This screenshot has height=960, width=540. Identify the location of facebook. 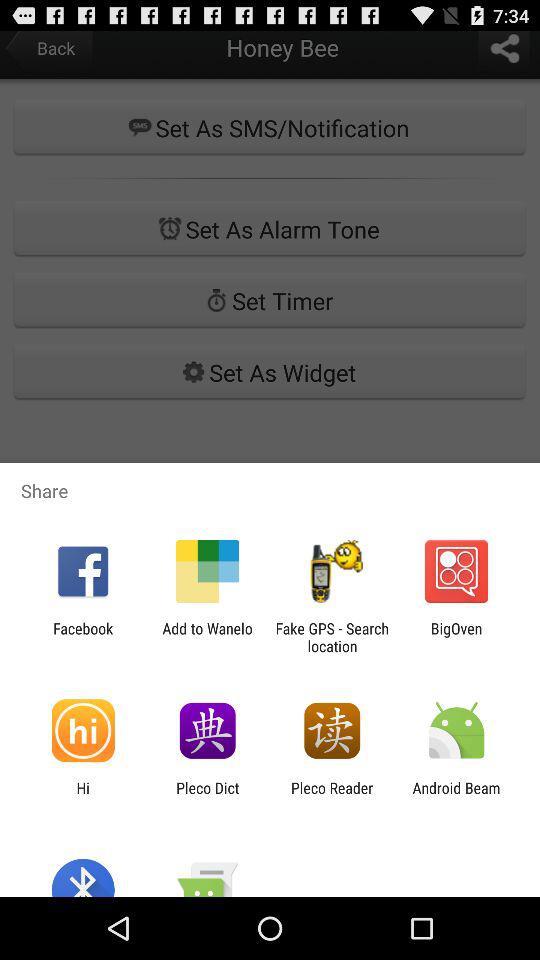
(82, 636).